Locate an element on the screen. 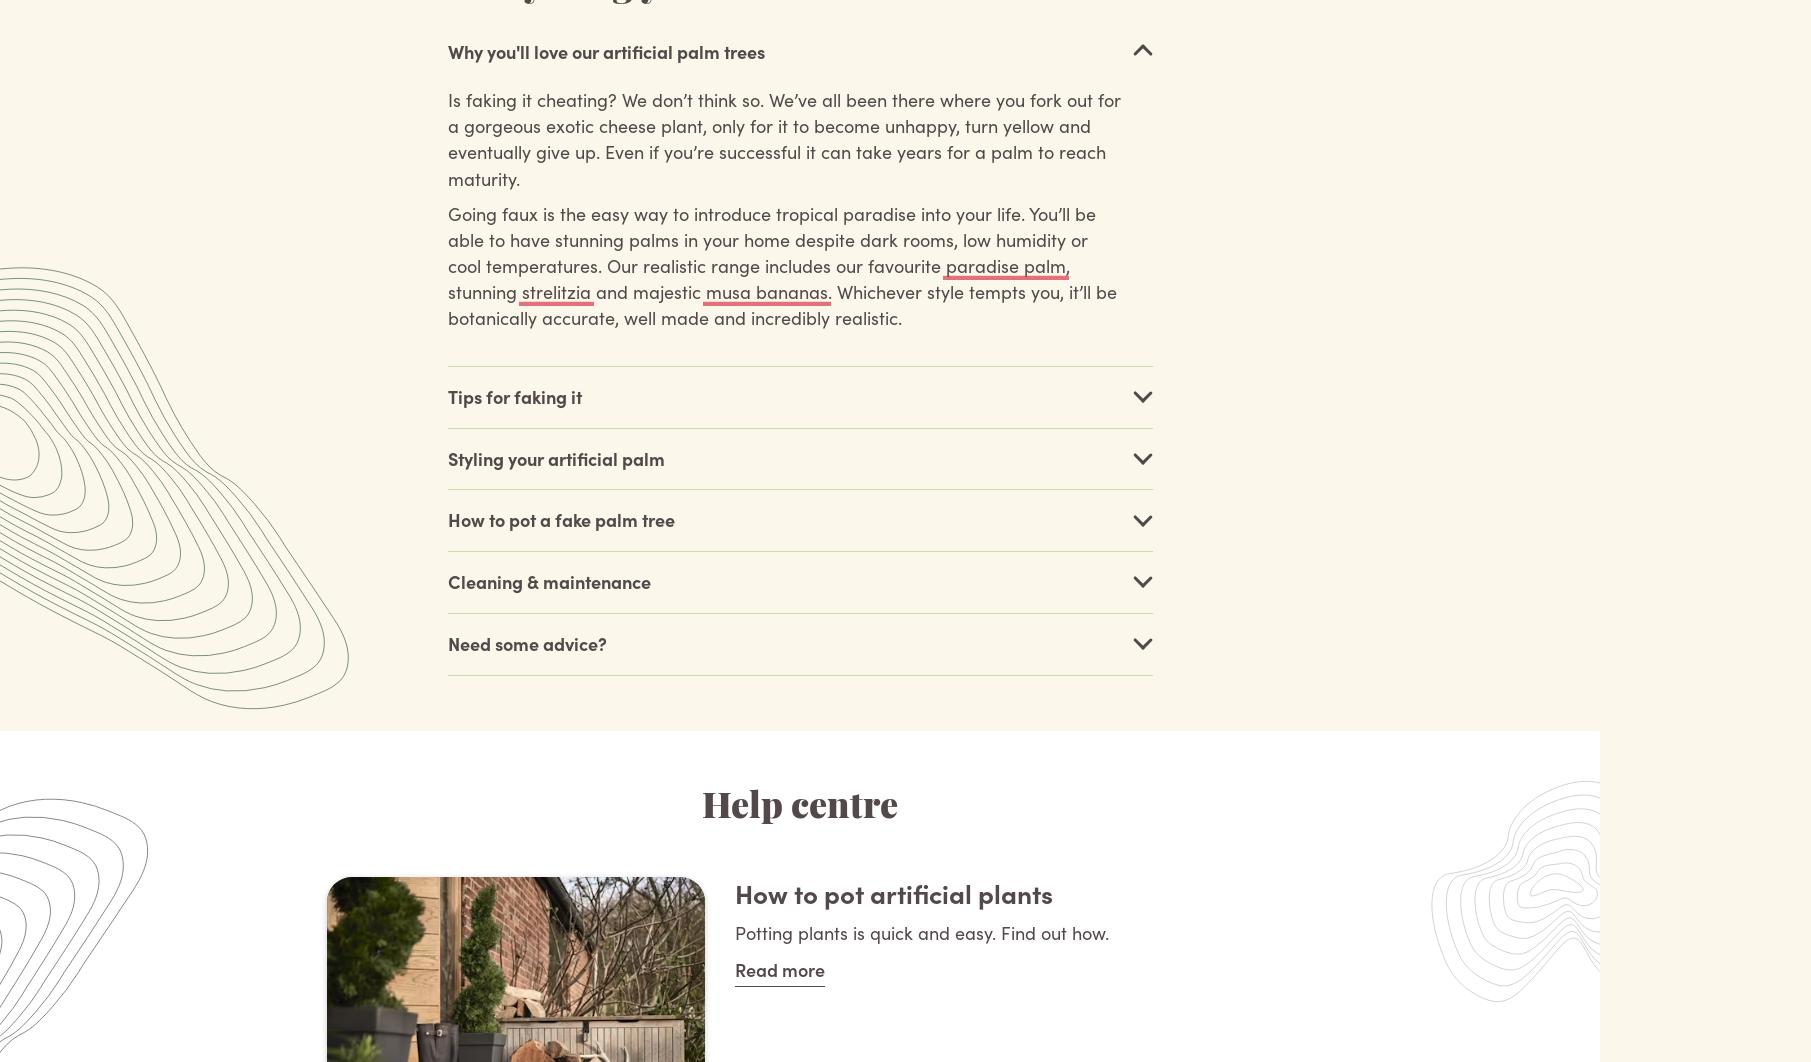 The height and width of the screenshot is (1062, 1811). 'and majestic' is located at coordinates (647, 289).